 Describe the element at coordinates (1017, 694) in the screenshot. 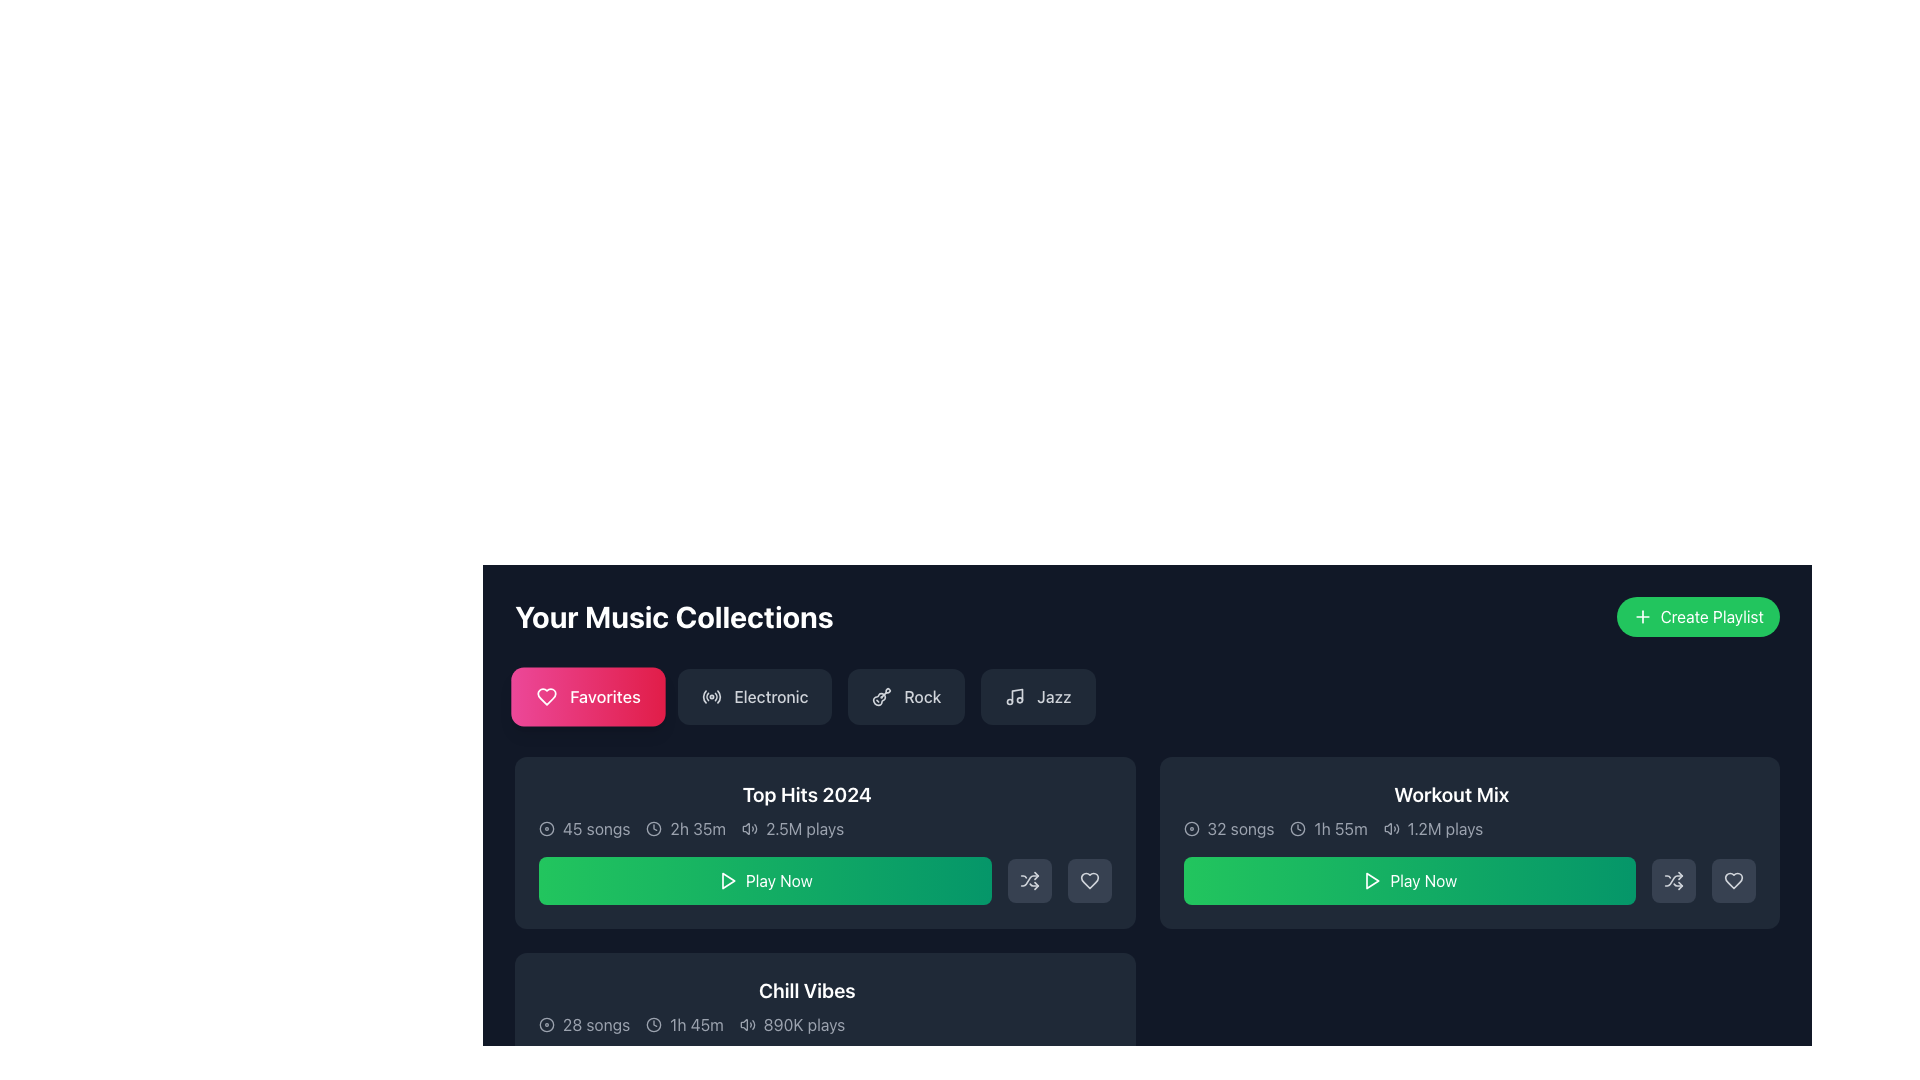

I see `vertical staff of the musical note icon associated with the 'Jazz' button, which is the fourth button from the left` at that location.